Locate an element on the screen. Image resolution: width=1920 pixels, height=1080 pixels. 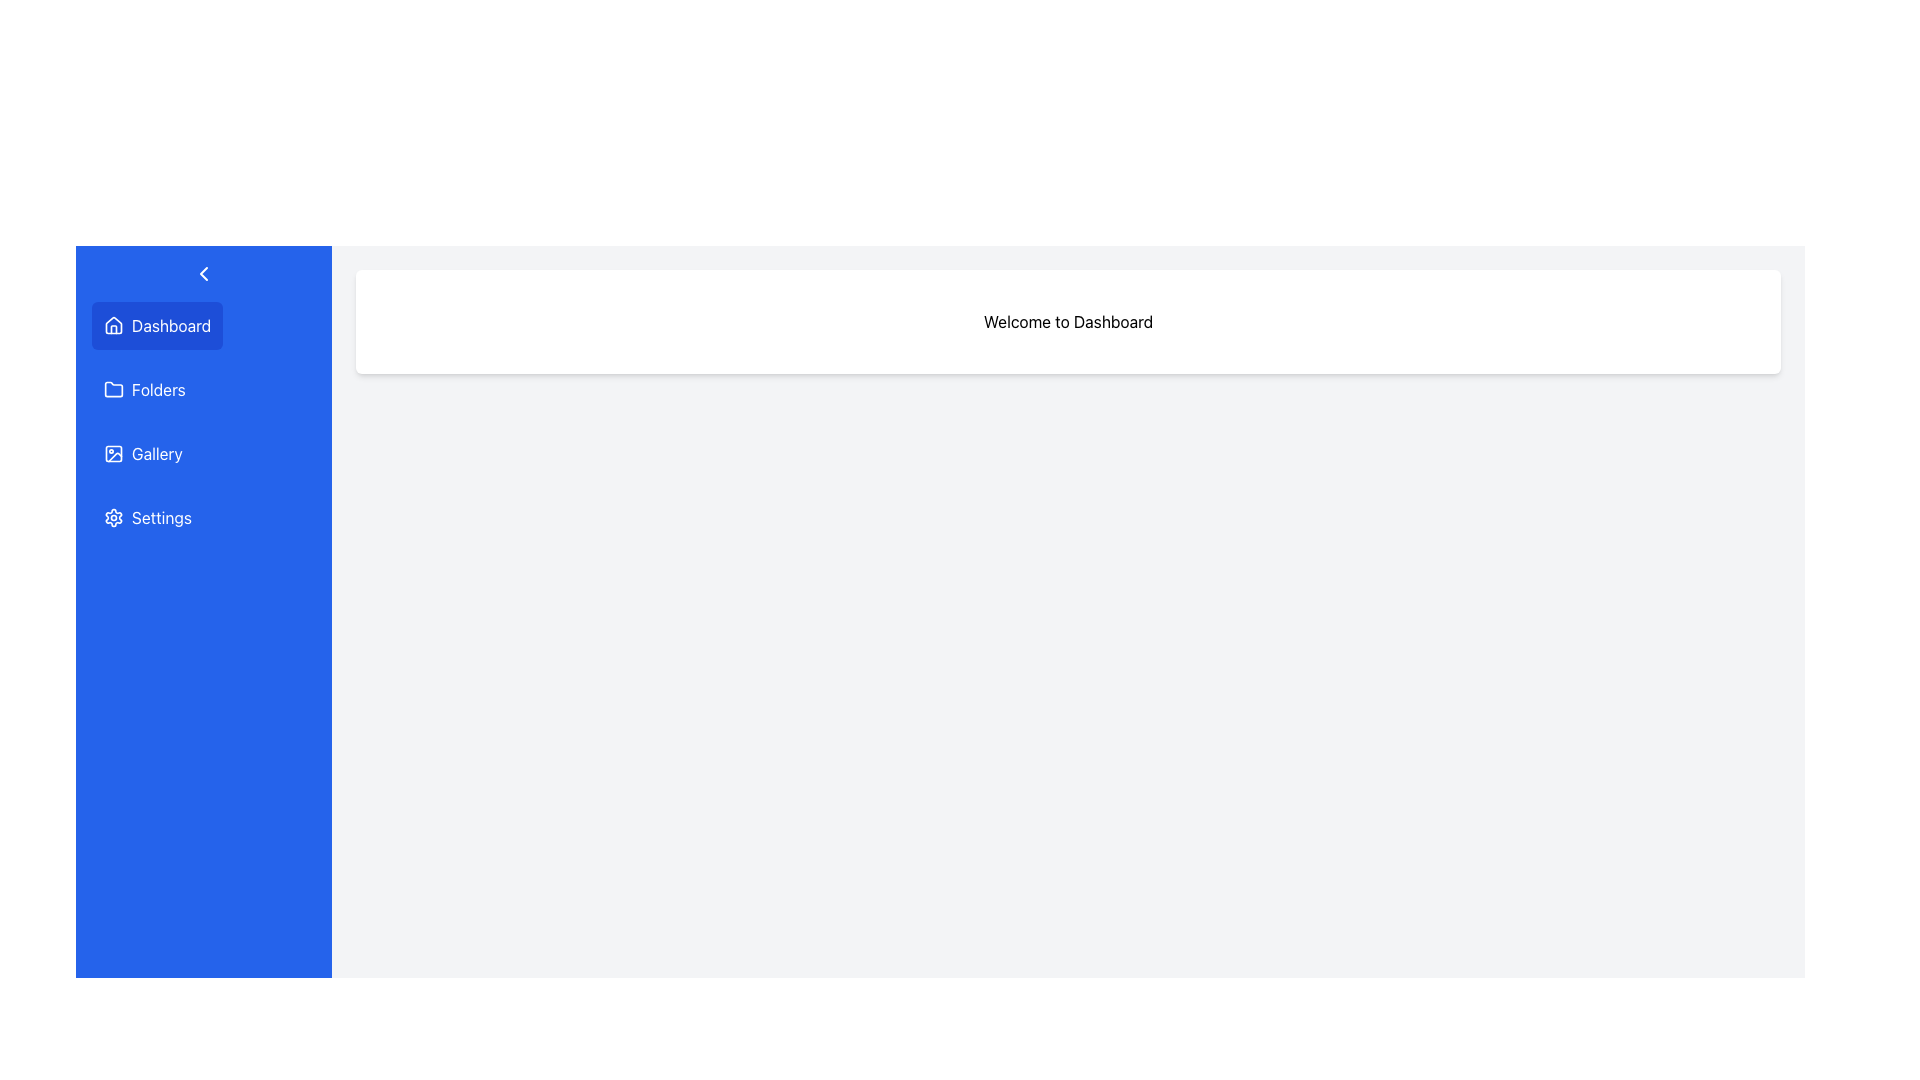
the 'Dashboard' text label in the sidebar menu, which is used for navigation within the application is located at coordinates (171, 325).